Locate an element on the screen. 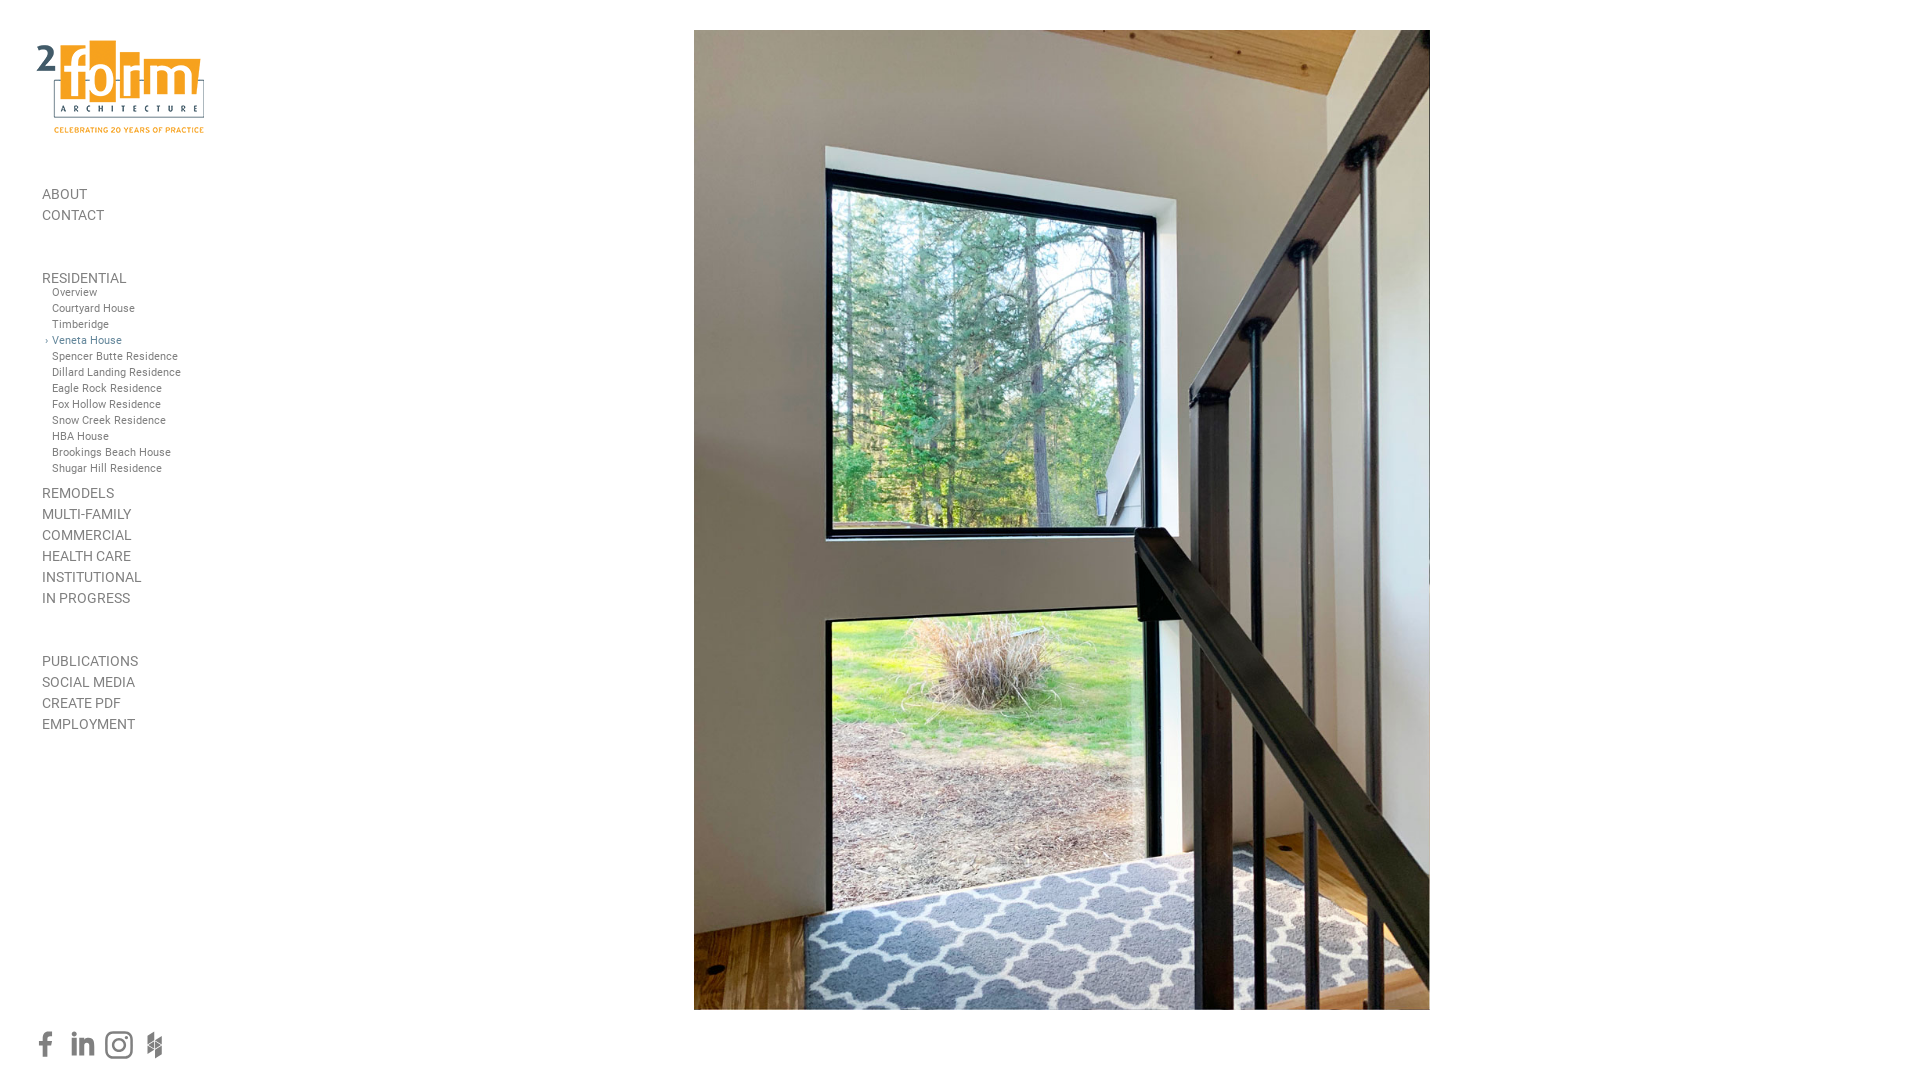 The height and width of the screenshot is (1080, 1920). 'CREATE PDF' is located at coordinates (80, 701).